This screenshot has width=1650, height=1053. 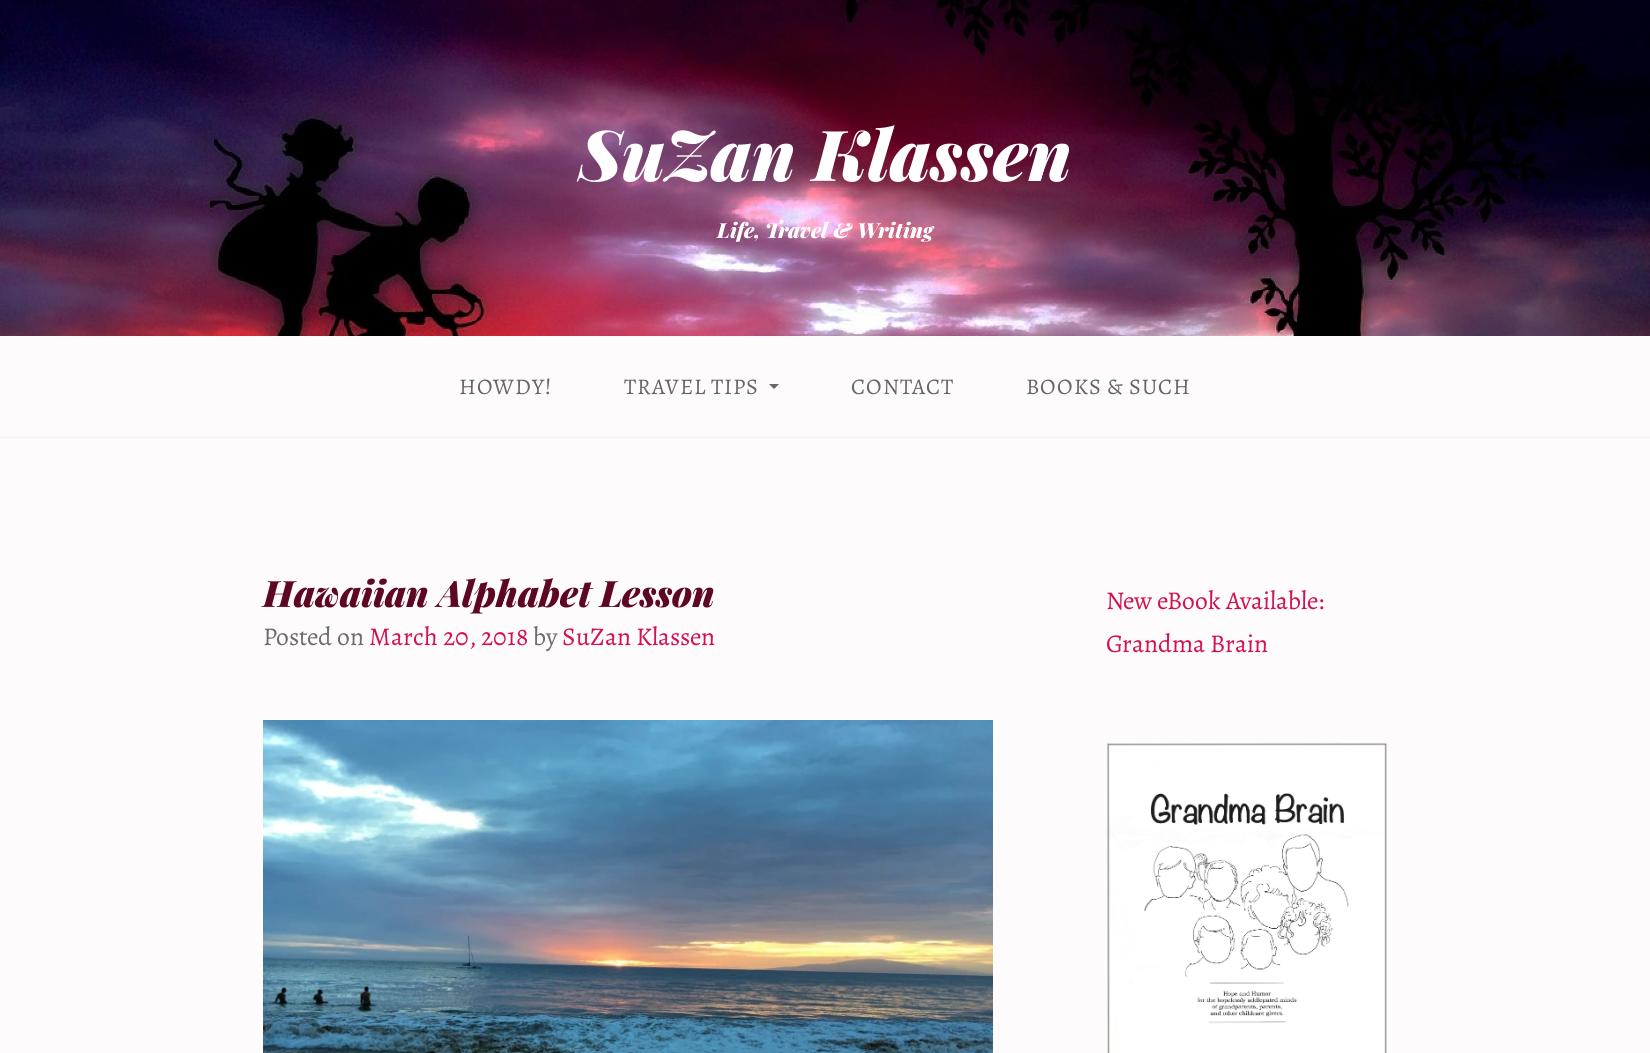 What do you see at coordinates (447, 634) in the screenshot?
I see `'March 20, 2018'` at bounding box center [447, 634].